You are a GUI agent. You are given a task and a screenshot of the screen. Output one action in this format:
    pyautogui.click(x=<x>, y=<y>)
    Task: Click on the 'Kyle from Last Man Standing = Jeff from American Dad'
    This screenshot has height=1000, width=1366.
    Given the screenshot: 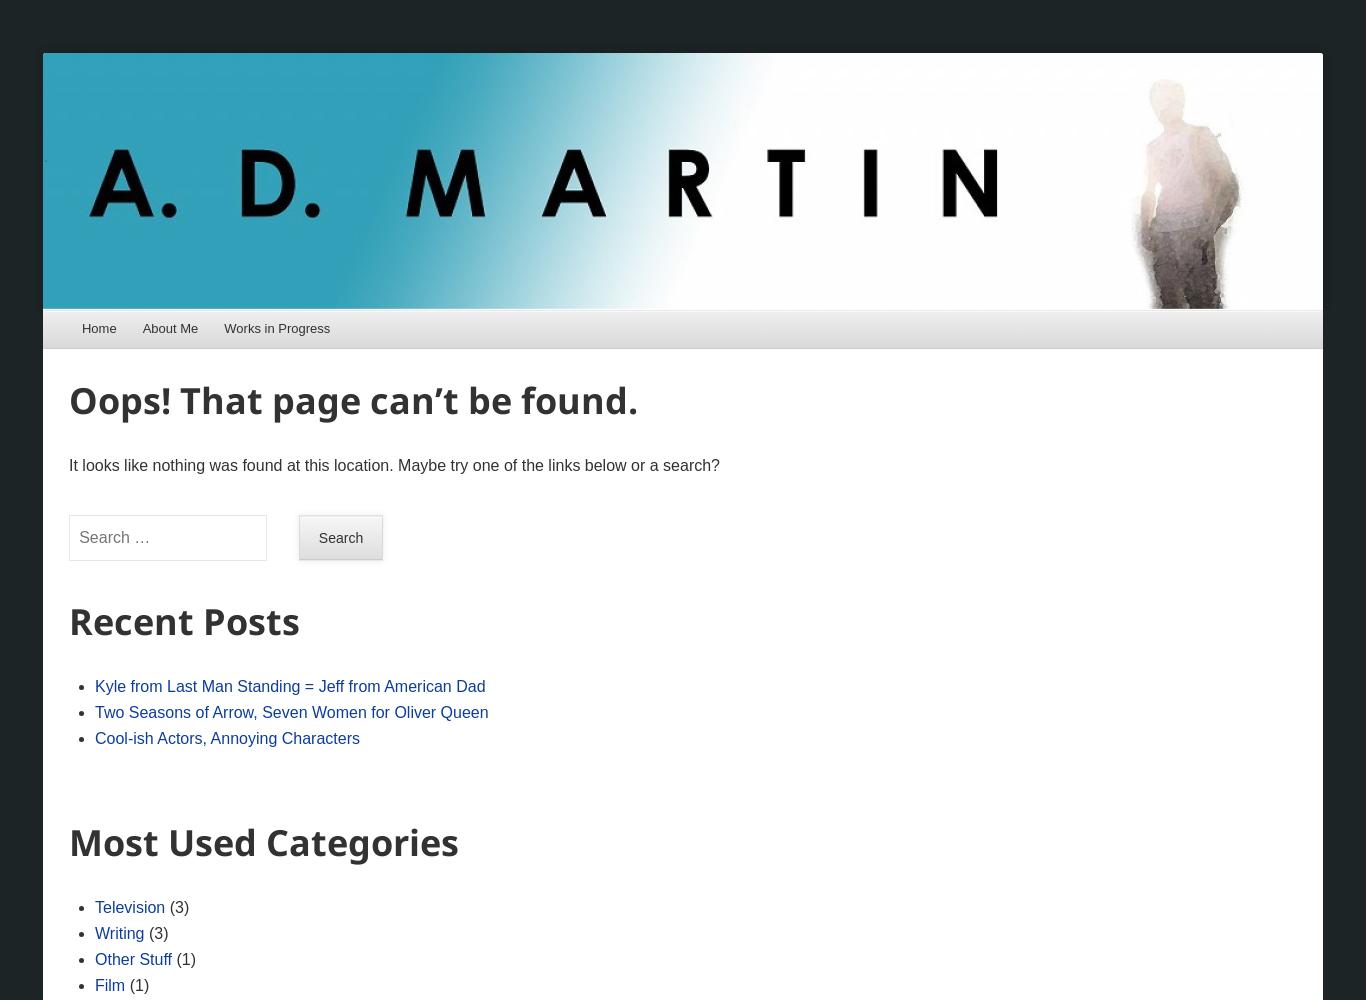 What is the action you would take?
    pyautogui.click(x=289, y=686)
    